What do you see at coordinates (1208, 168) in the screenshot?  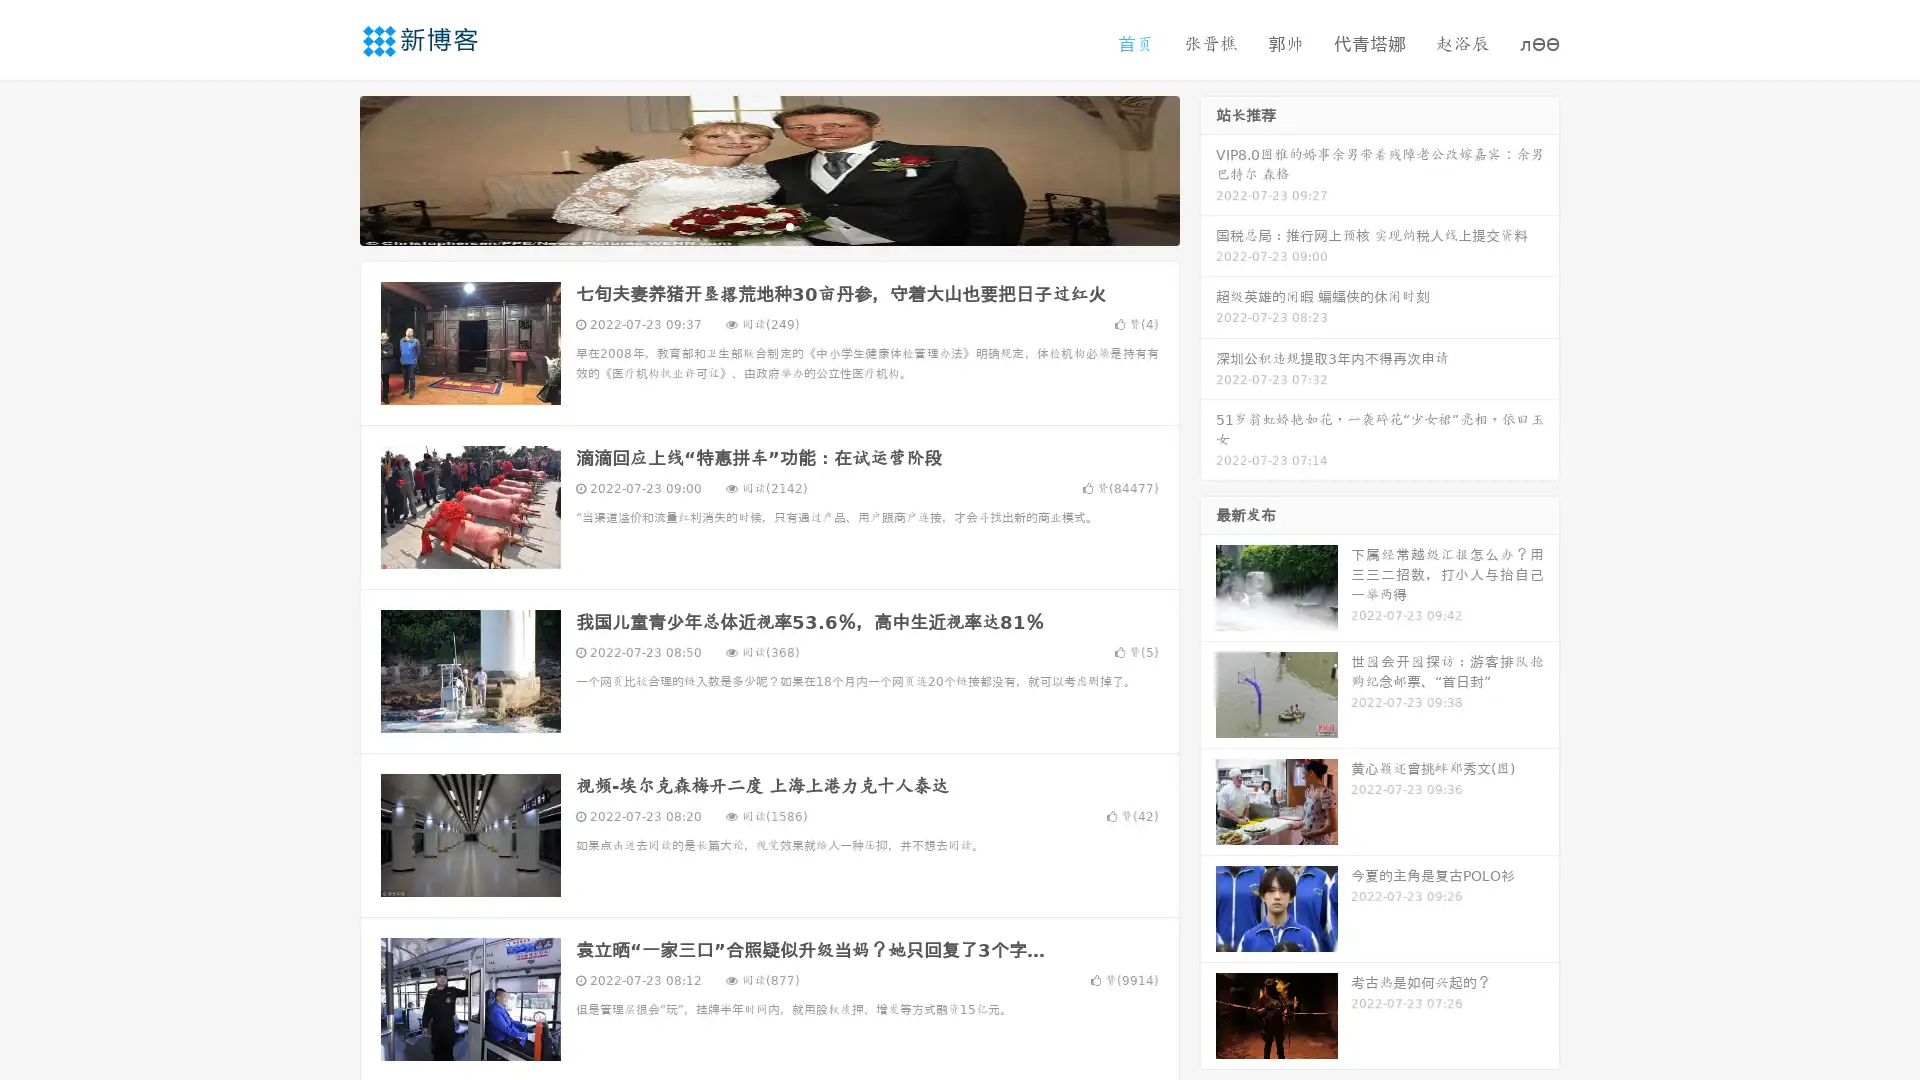 I see `Next slide` at bounding box center [1208, 168].